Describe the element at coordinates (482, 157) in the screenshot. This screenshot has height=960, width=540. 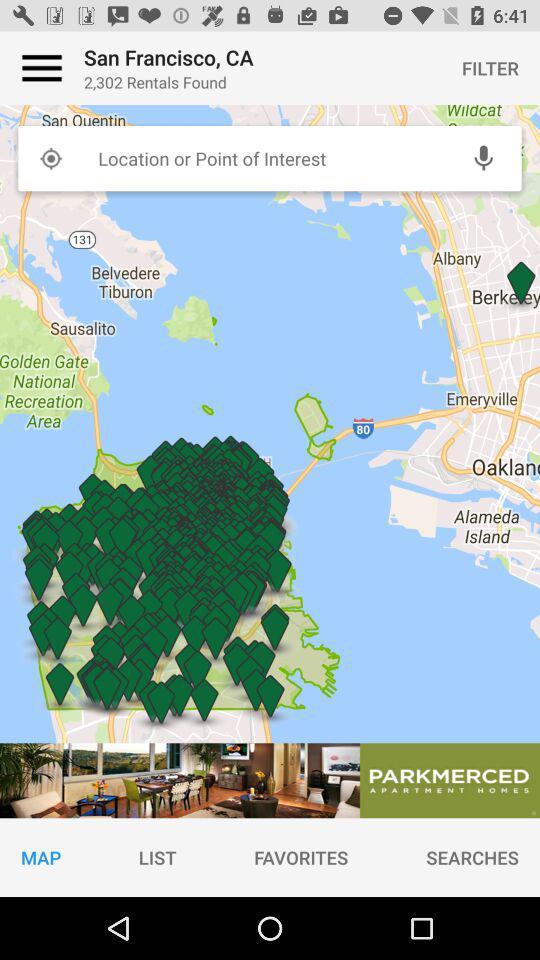
I see `the microphone icon` at that location.